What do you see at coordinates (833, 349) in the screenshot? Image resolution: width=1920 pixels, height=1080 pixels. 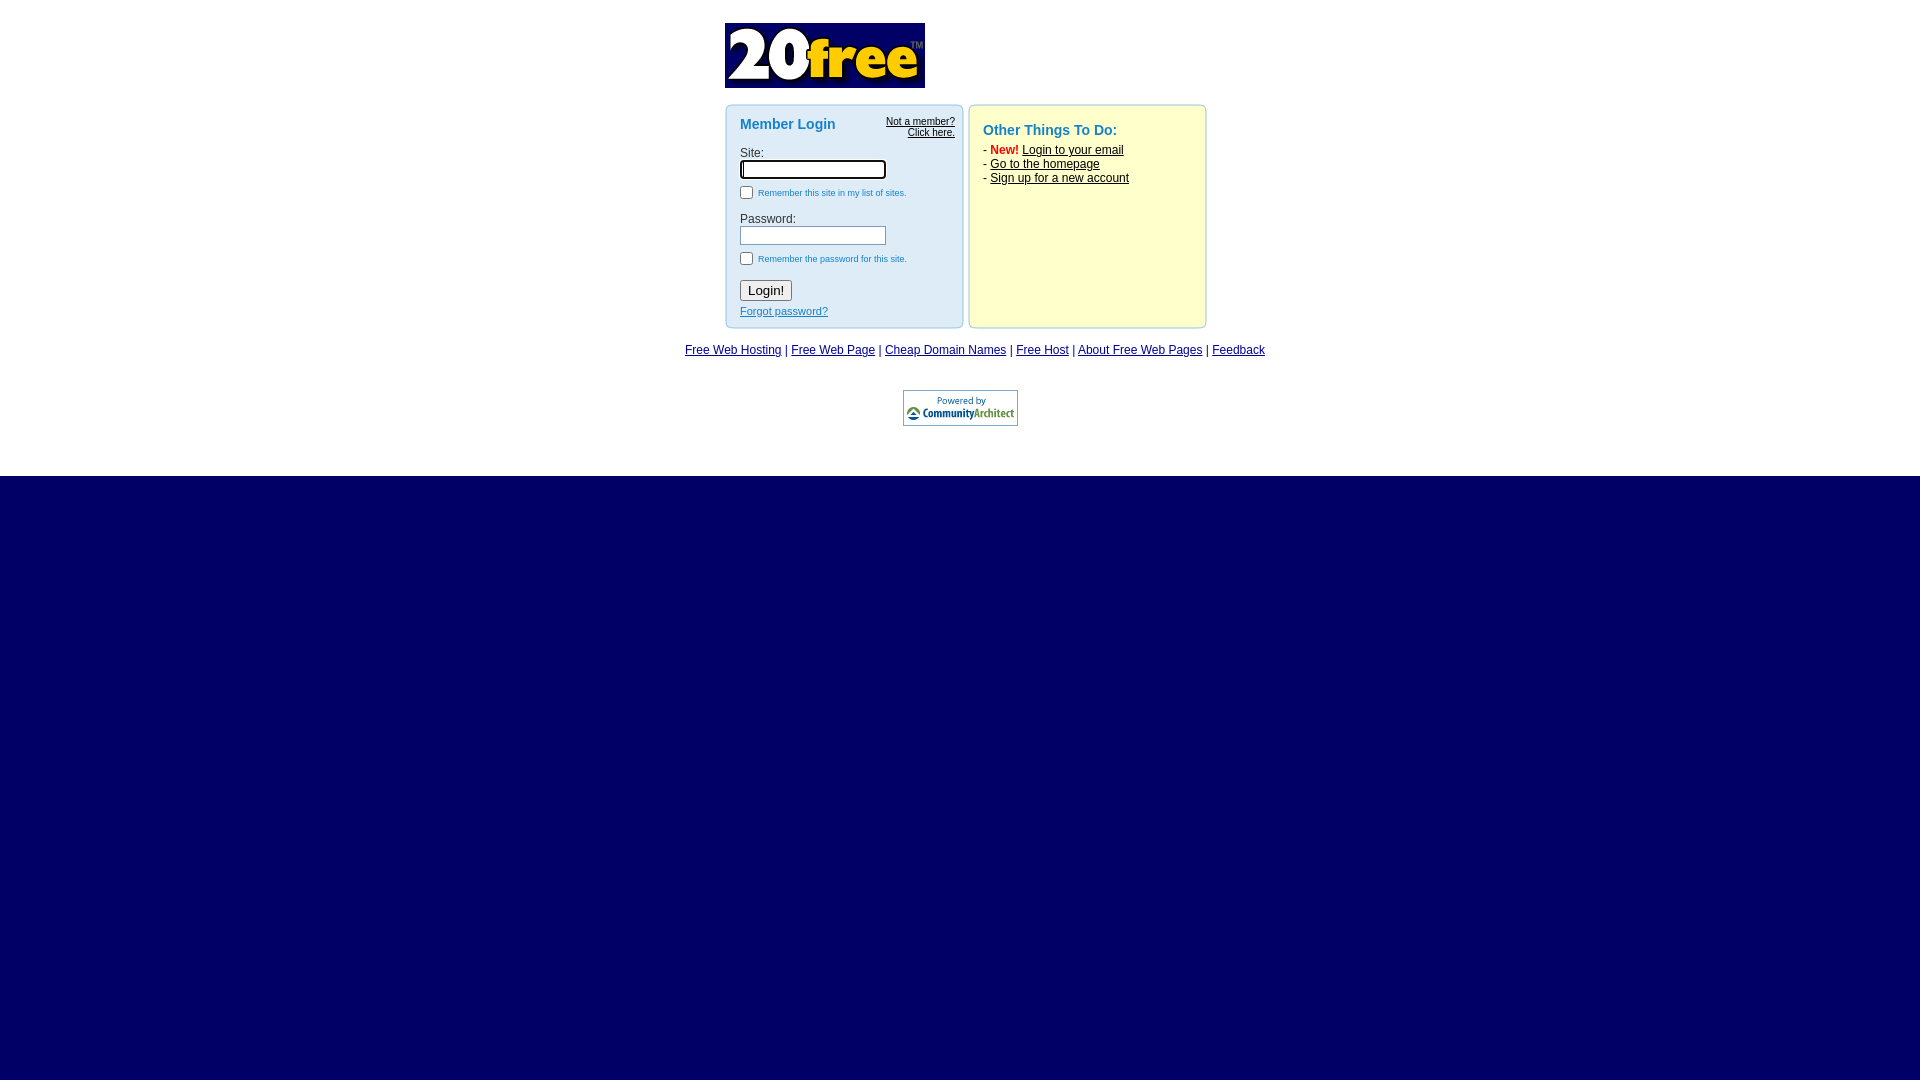 I see `'Free Web Page'` at bounding box center [833, 349].